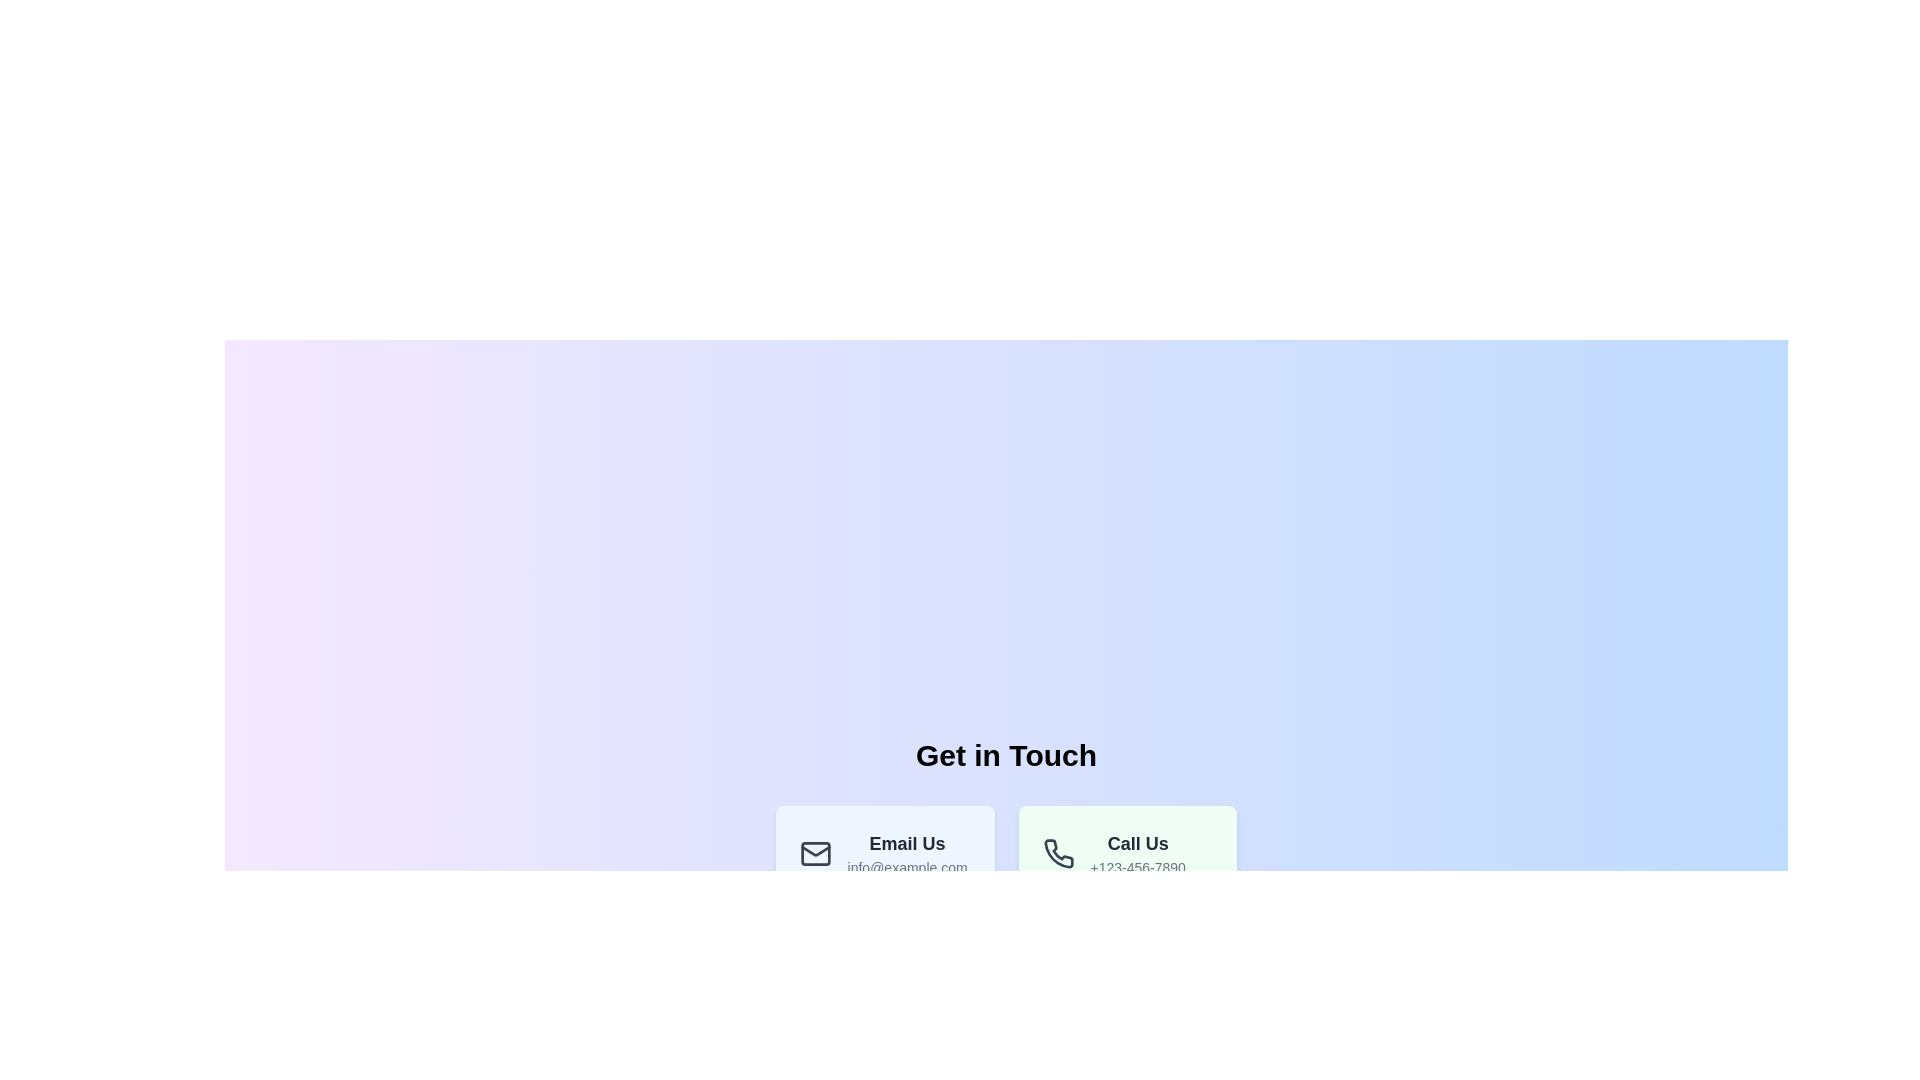 The width and height of the screenshot is (1920, 1080). Describe the element at coordinates (1057, 853) in the screenshot. I see `the telephone icon located in the 'Call Us' card under the 'Get in Touch' heading, which allows users to contact the provided phone number` at that location.